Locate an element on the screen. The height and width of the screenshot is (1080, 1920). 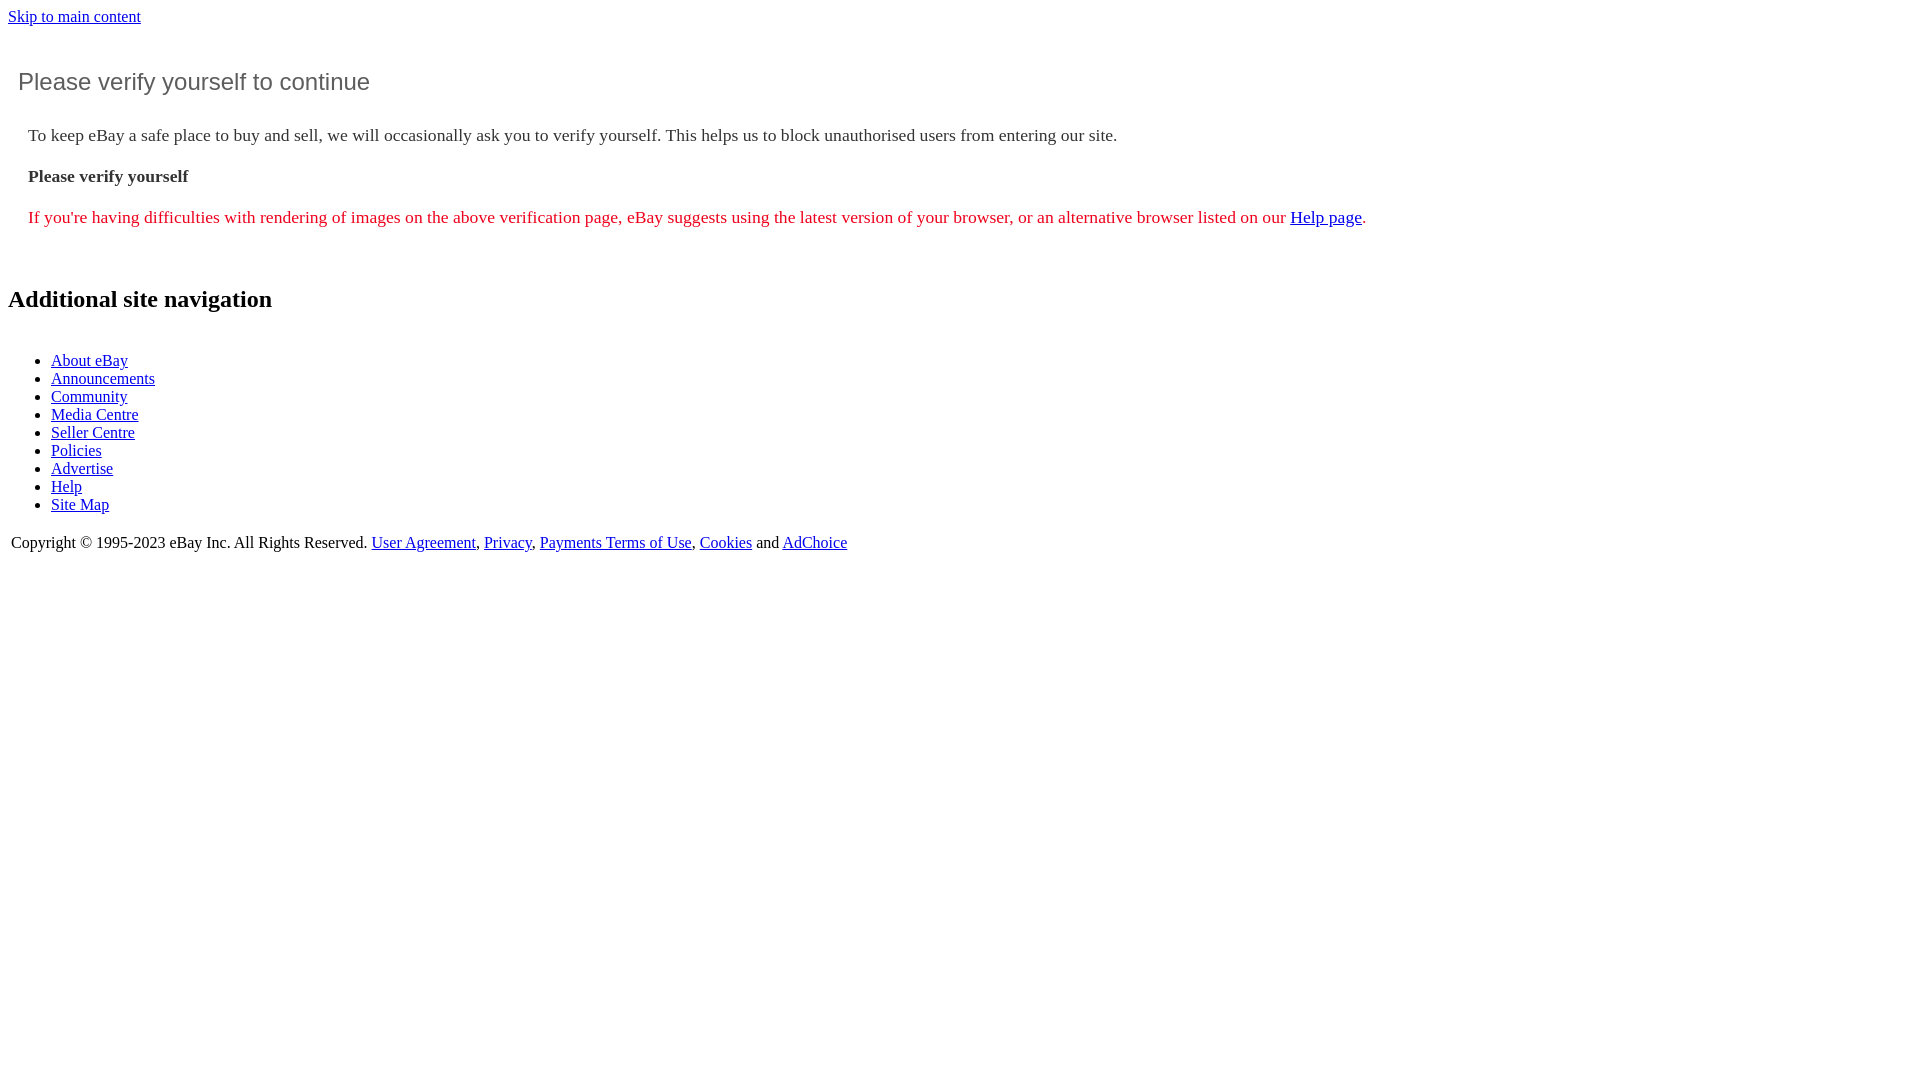
'Help page' is located at coordinates (1290, 216).